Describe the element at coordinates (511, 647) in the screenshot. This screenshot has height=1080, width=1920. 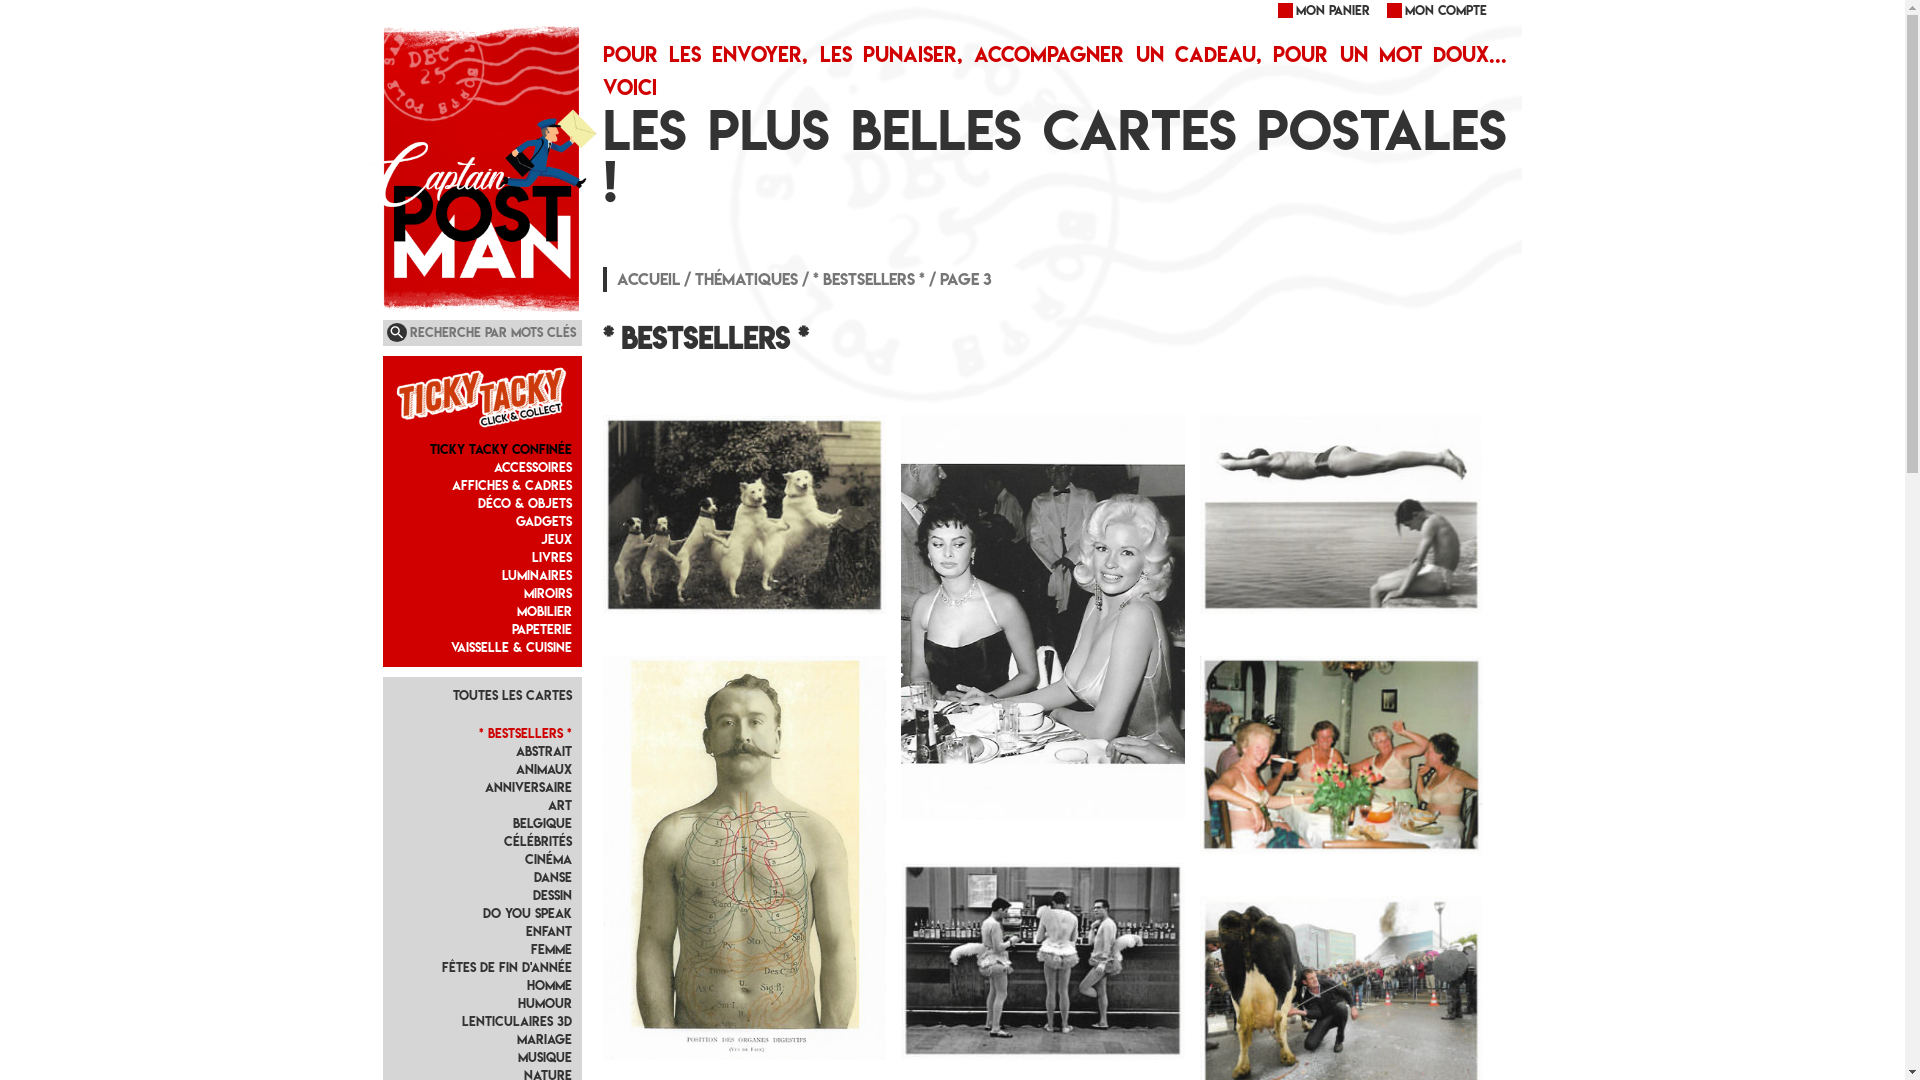
I see `'Vaisselle & cuisine'` at that location.